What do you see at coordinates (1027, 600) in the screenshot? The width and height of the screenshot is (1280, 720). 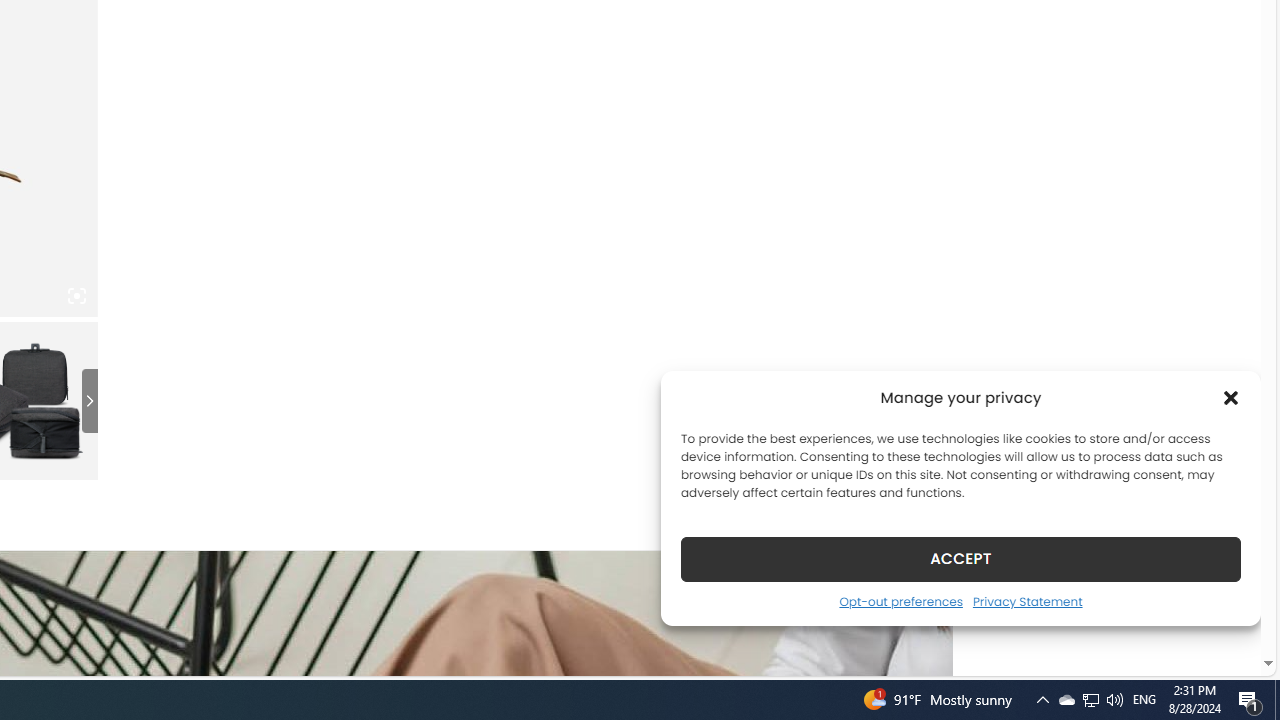 I see `'Privacy Statement'` at bounding box center [1027, 600].